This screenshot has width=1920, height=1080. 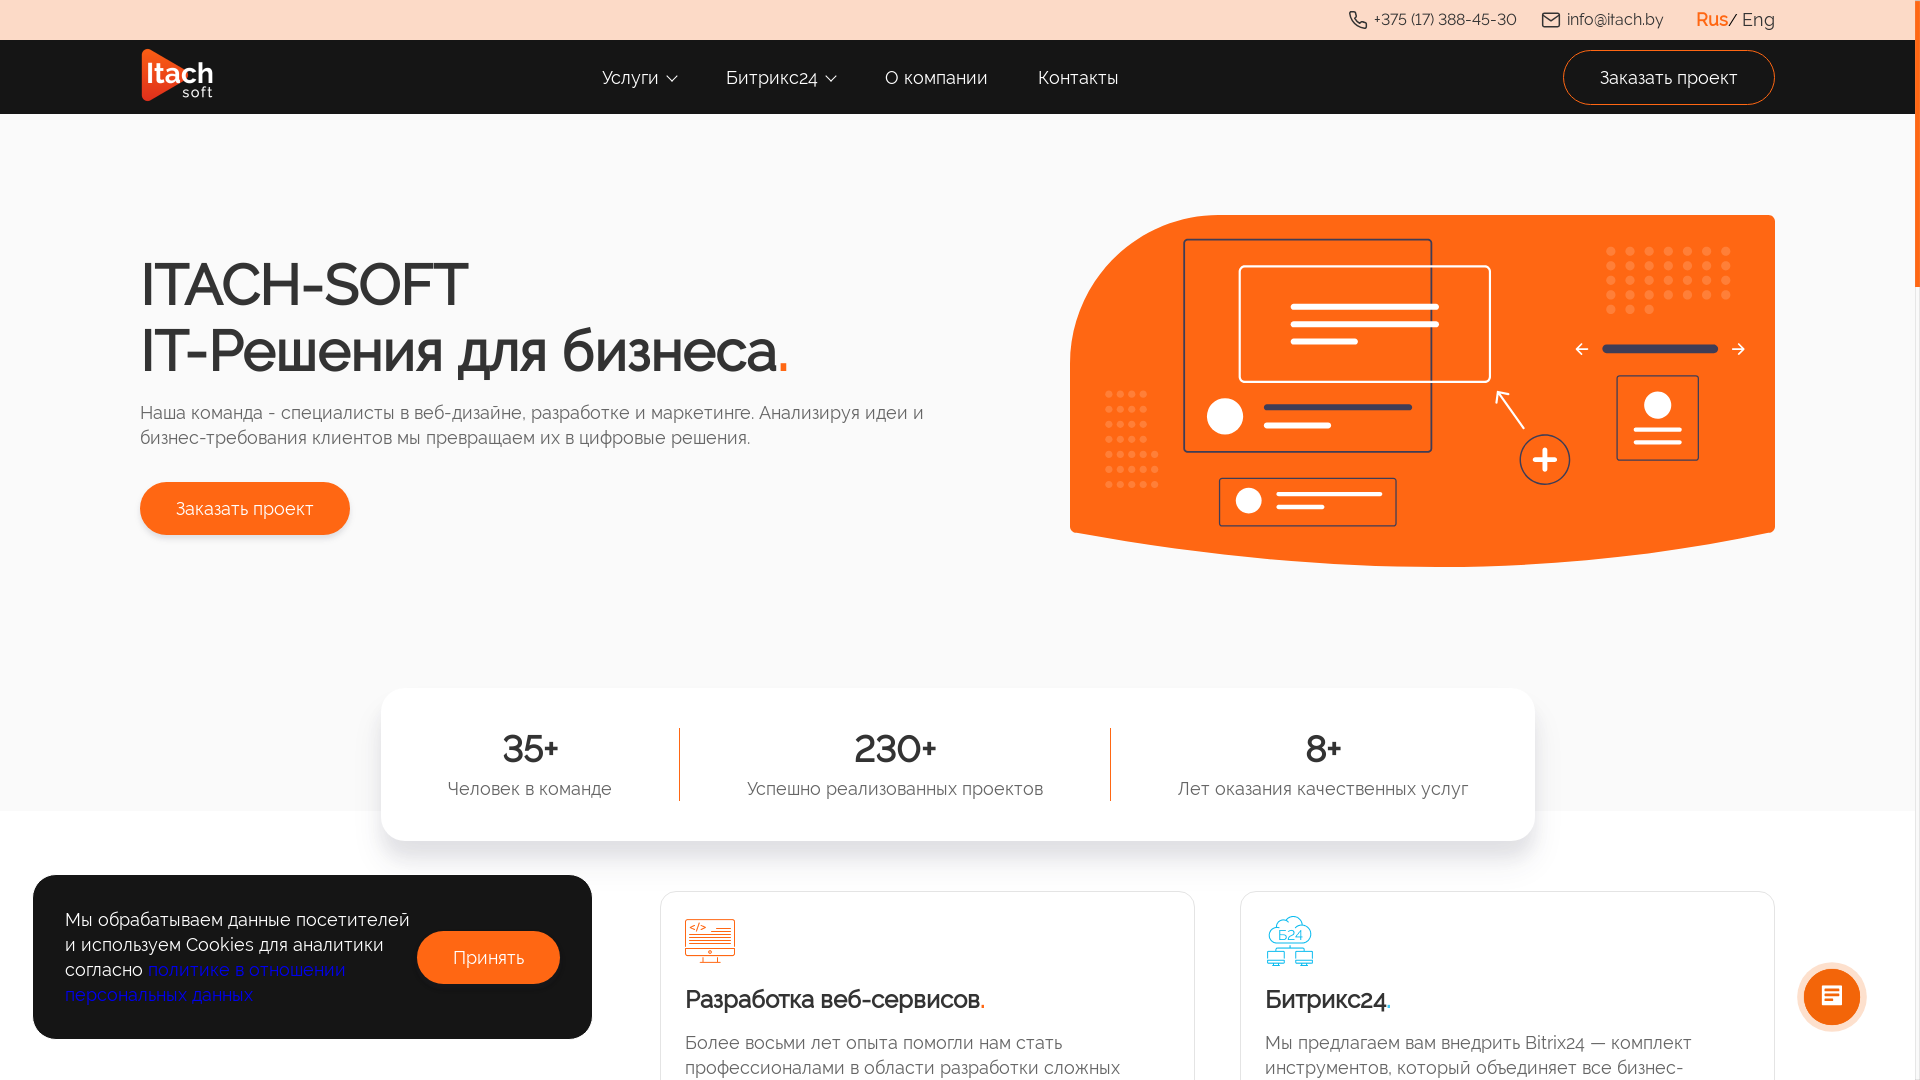 I want to click on '+375 (17) 388-45-30', so click(x=1431, y=19).